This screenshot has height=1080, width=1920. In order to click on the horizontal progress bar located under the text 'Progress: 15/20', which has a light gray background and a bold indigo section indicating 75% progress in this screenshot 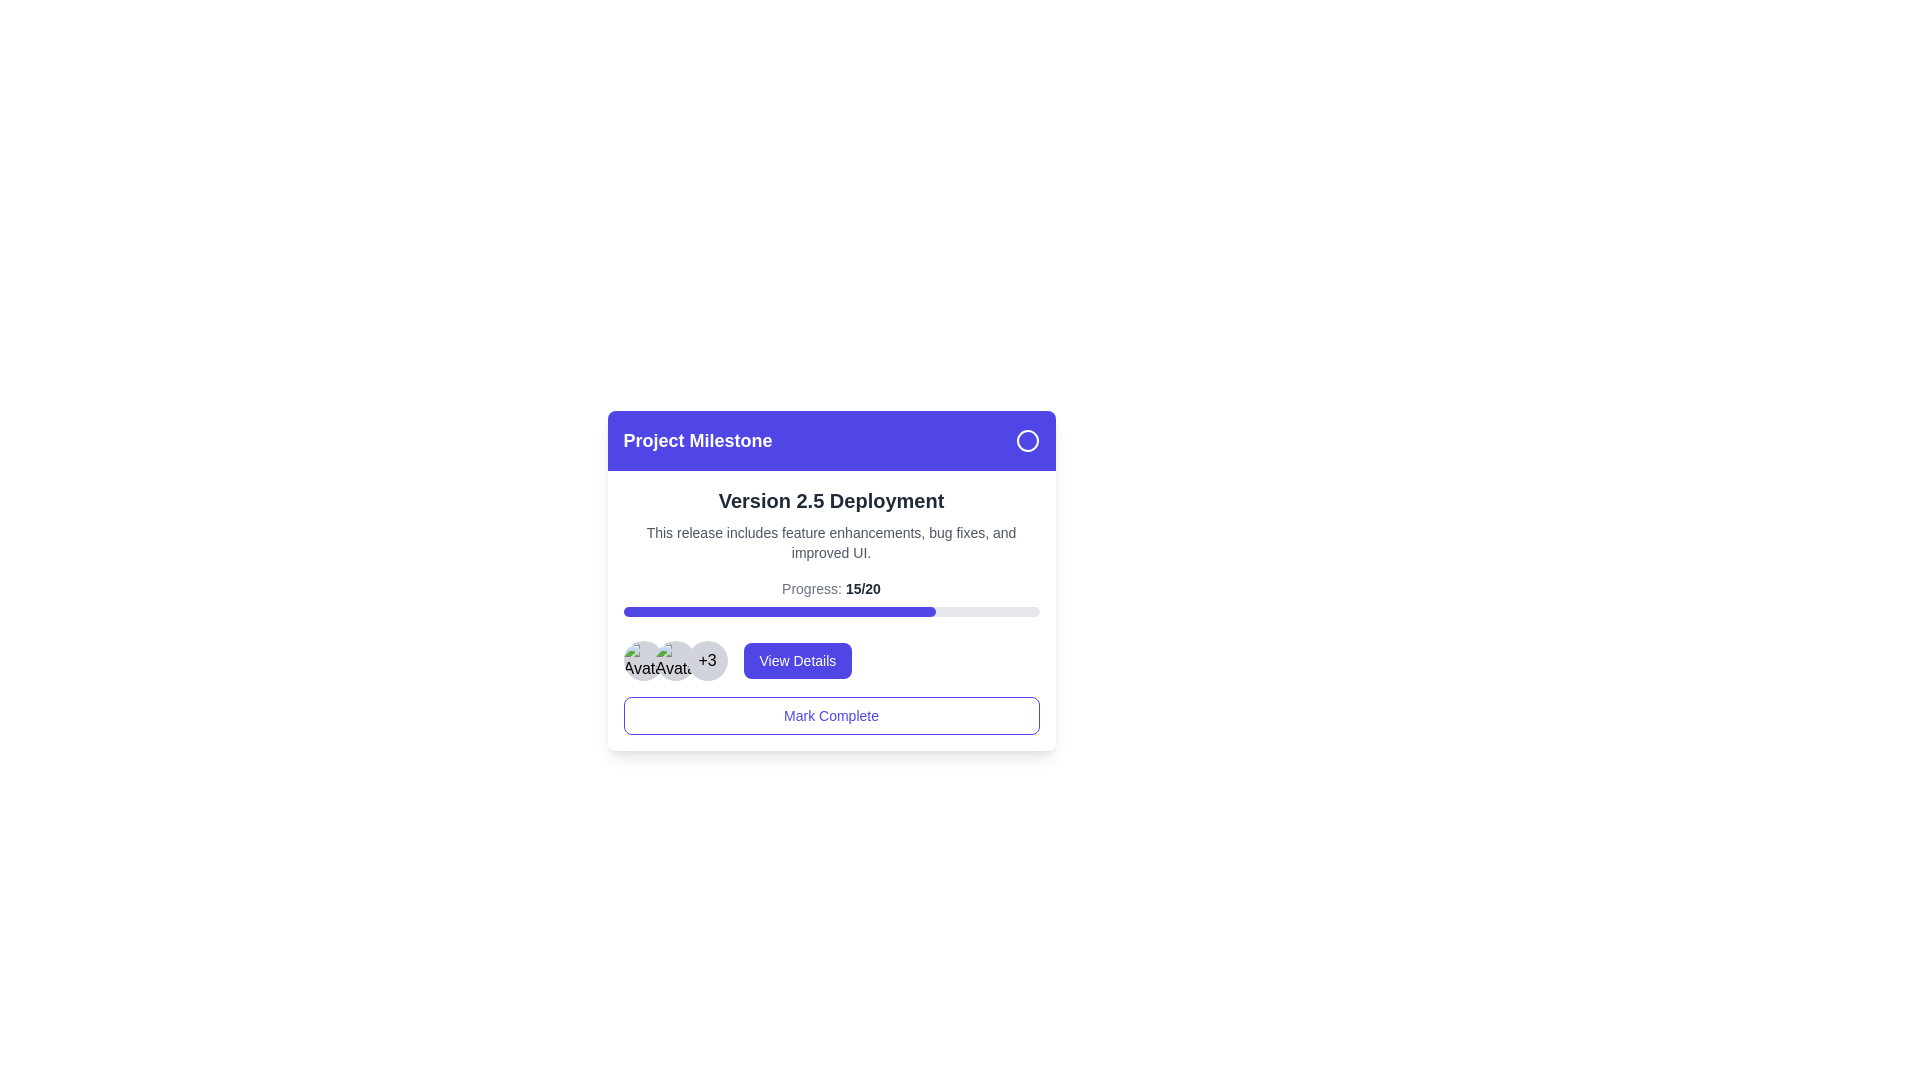, I will do `click(831, 611)`.